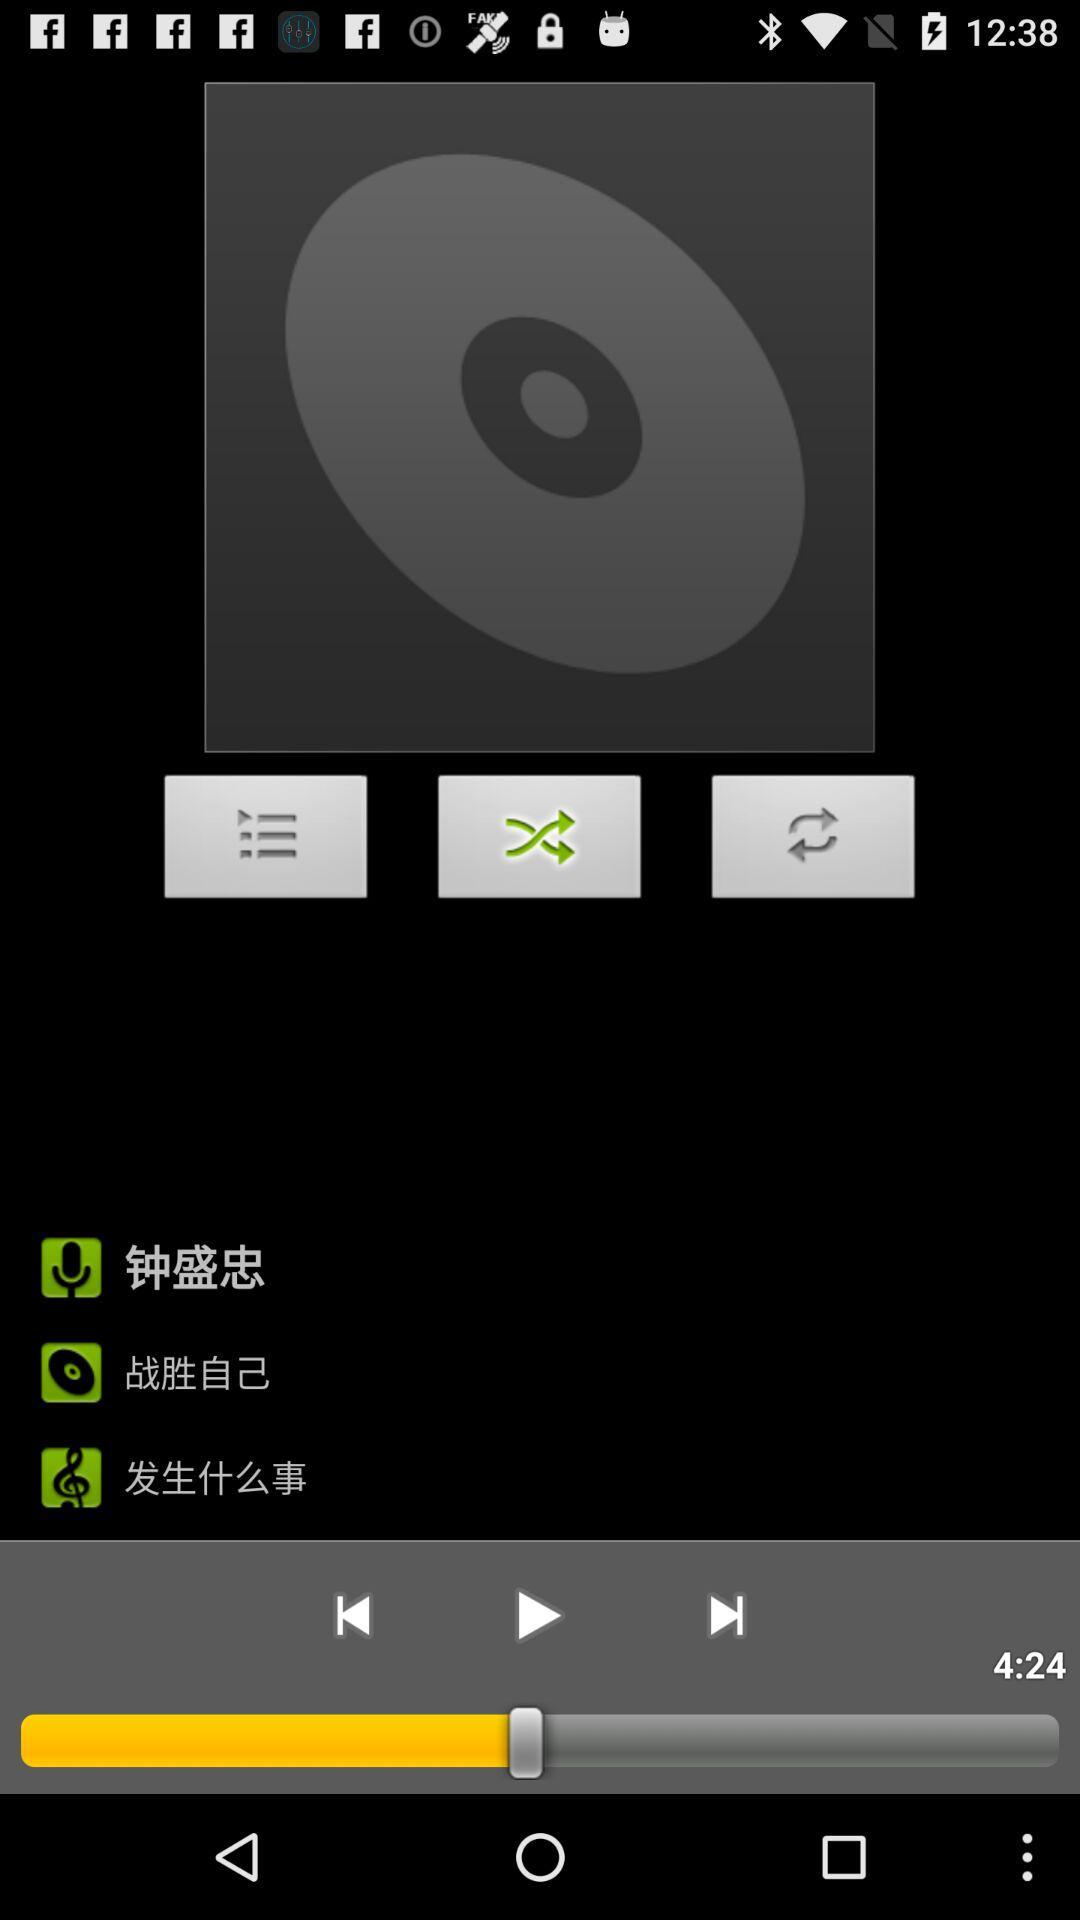  What do you see at coordinates (726, 1615) in the screenshot?
I see `app to the left of 4:24 icon` at bounding box center [726, 1615].